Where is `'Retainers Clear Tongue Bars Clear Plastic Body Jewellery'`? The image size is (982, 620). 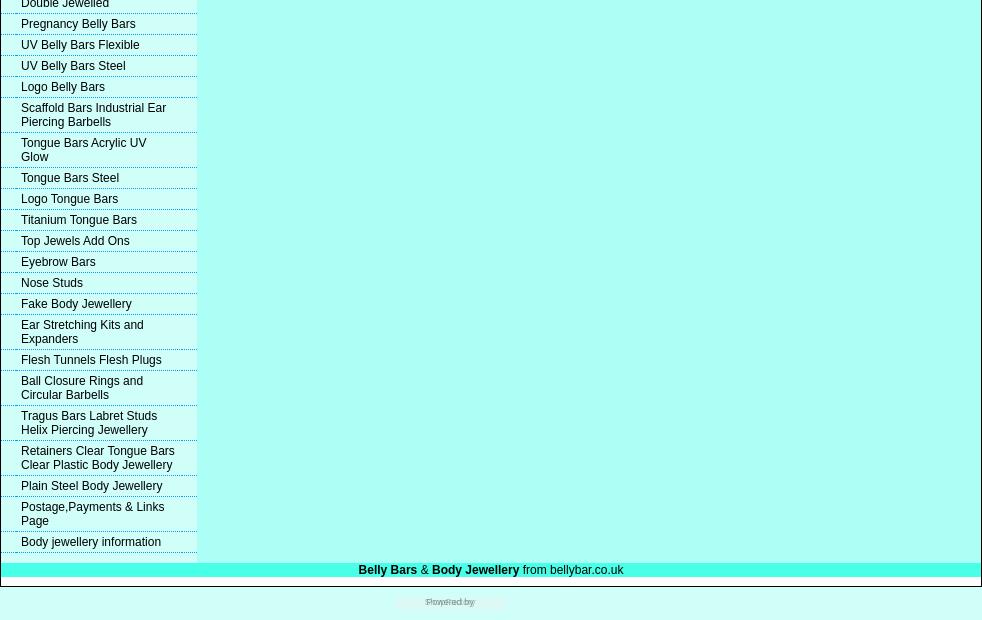
'Retainers Clear Tongue Bars Clear Plastic Body Jewellery' is located at coordinates (20, 457).